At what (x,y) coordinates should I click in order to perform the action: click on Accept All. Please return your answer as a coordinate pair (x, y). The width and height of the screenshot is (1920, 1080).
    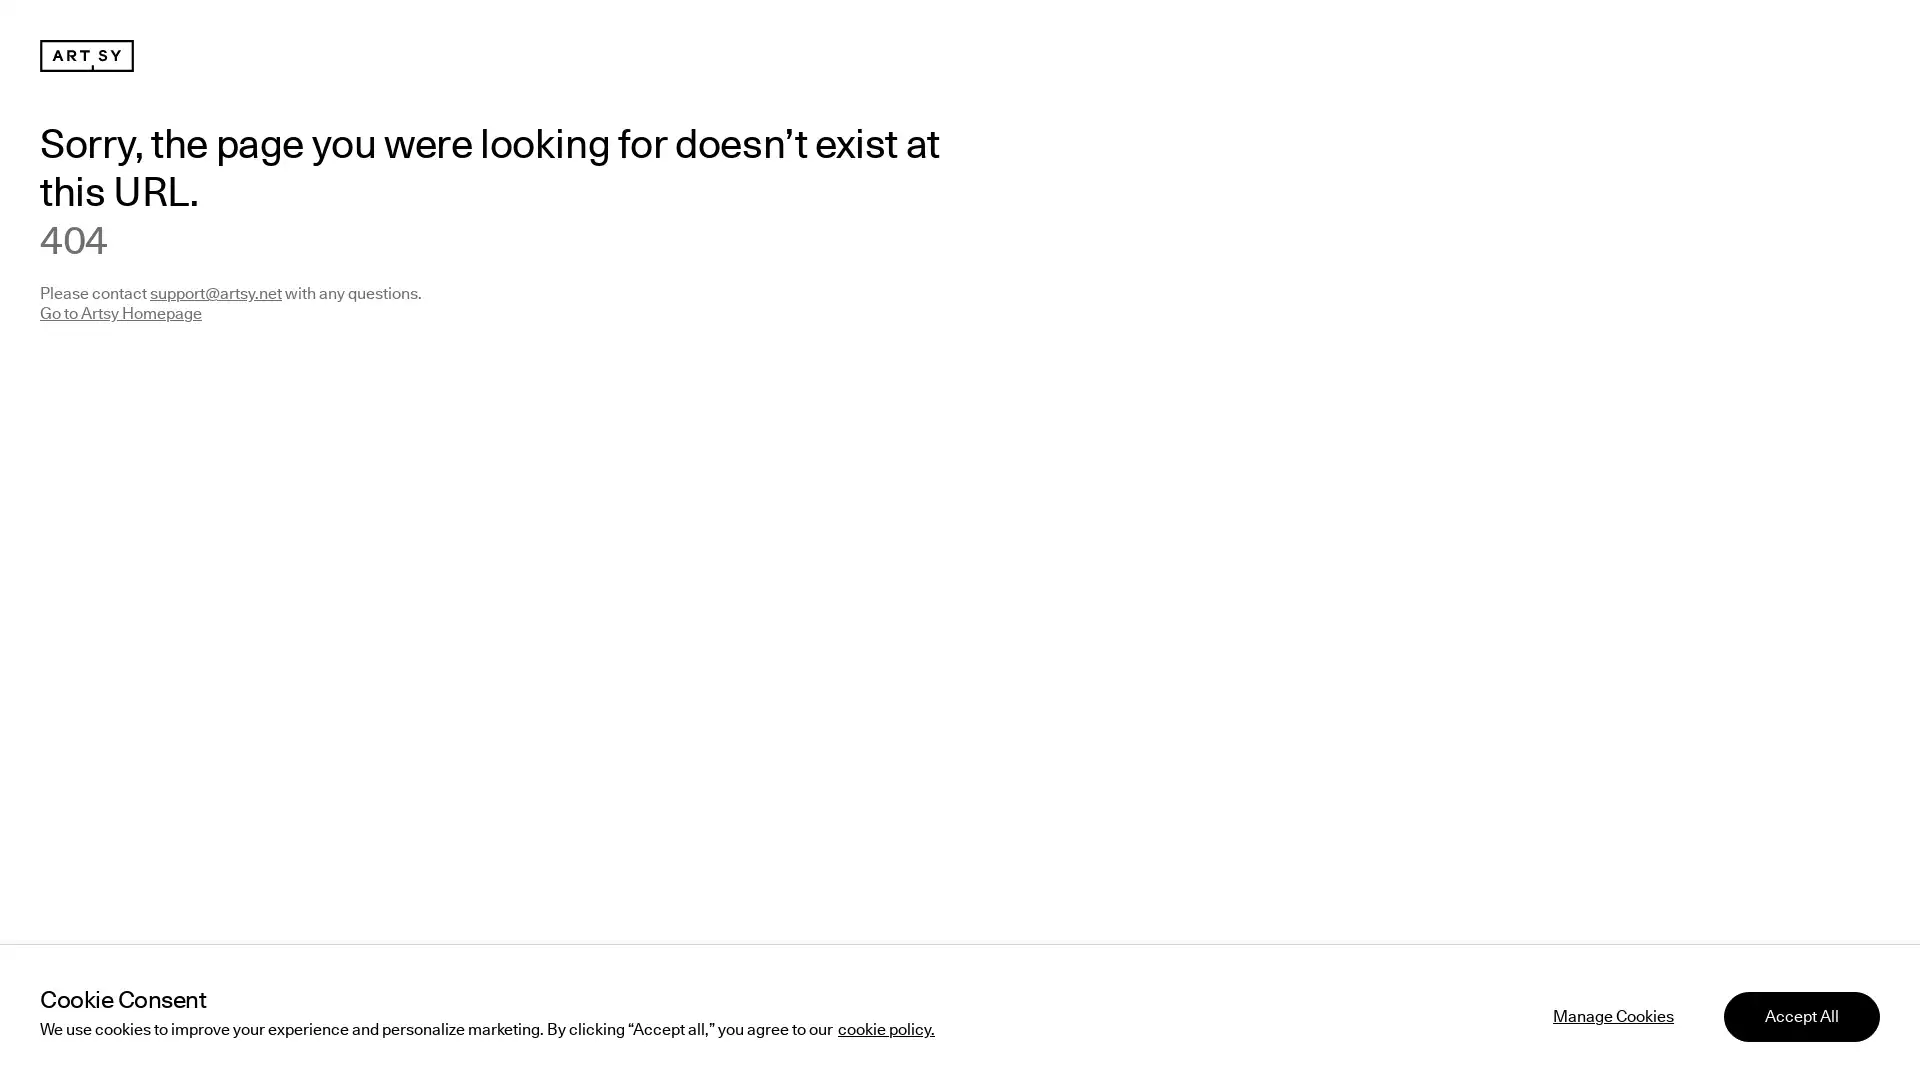
    Looking at the image, I should click on (1801, 1014).